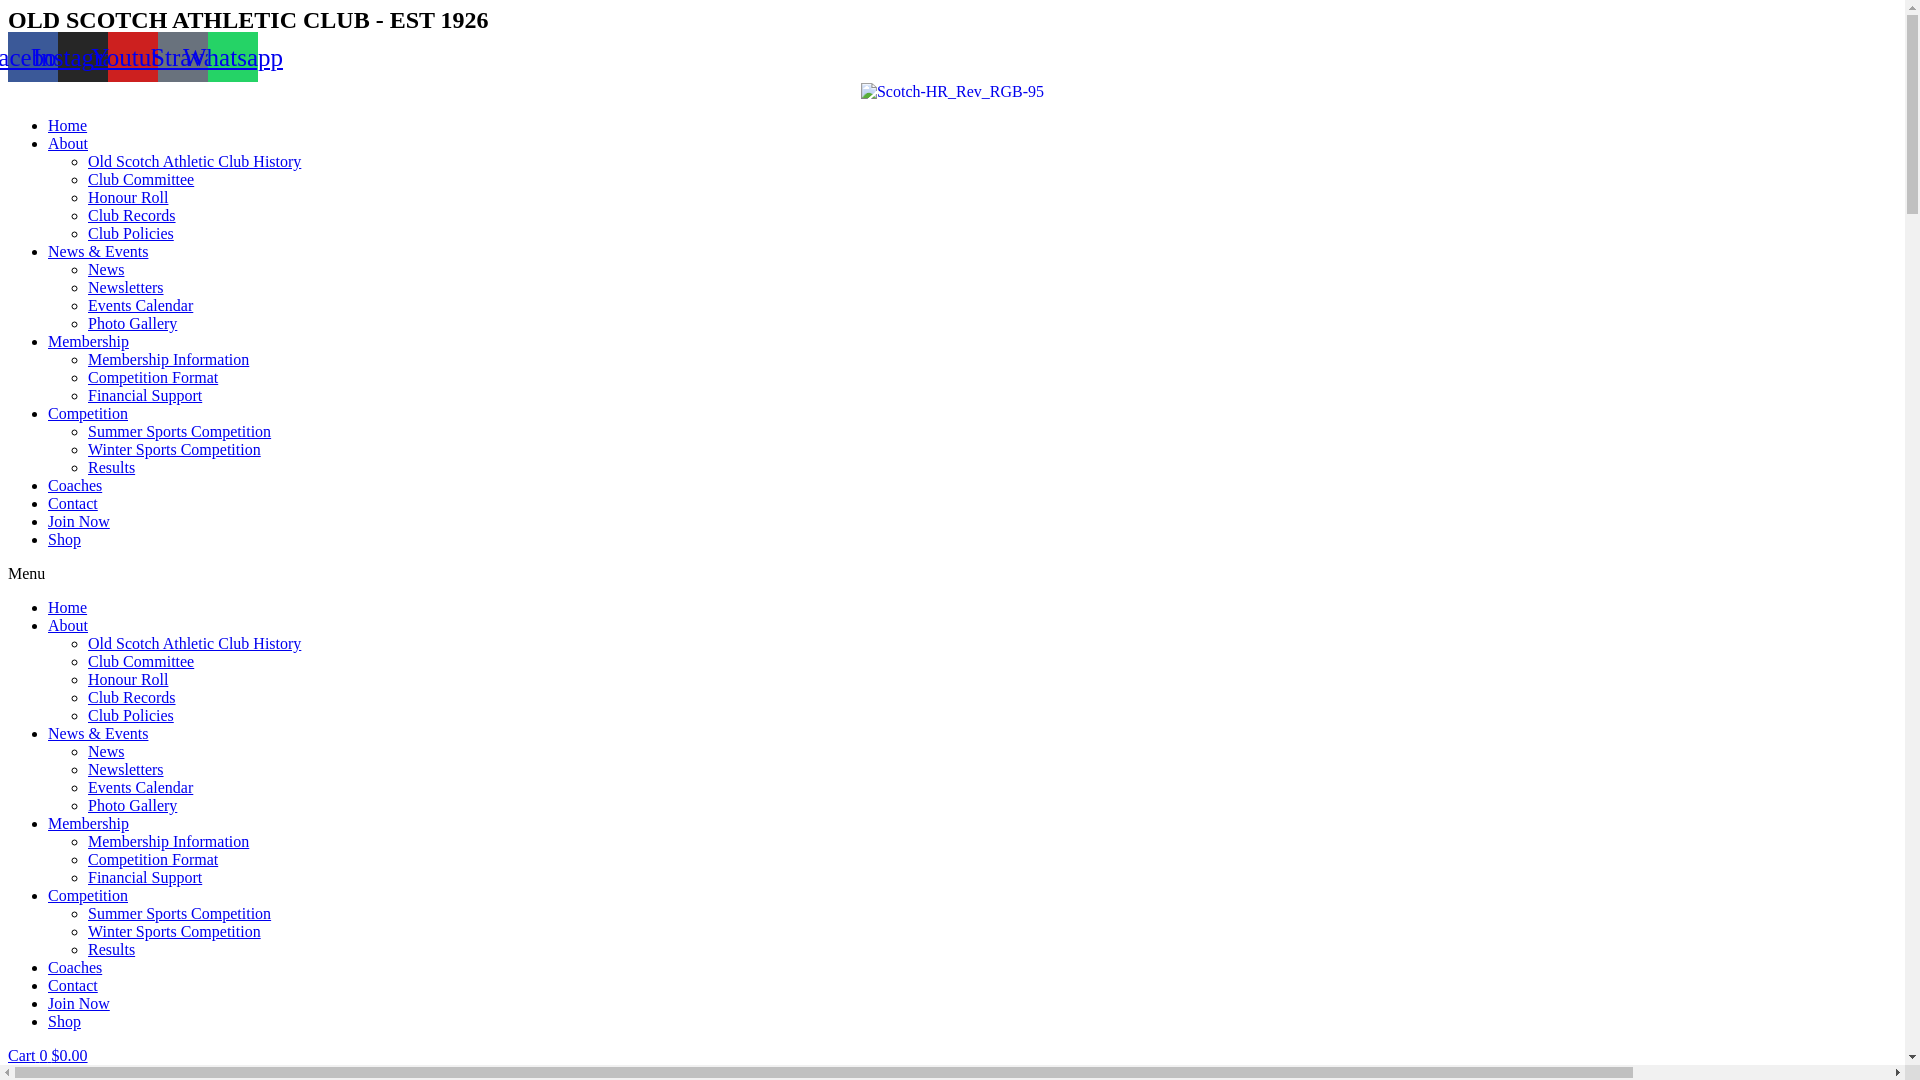 This screenshot has height=1080, width=1920. What do you see at coordinates (86, 948) in the screenshot?
I see `'Results'` at bounding box center [86, 948].